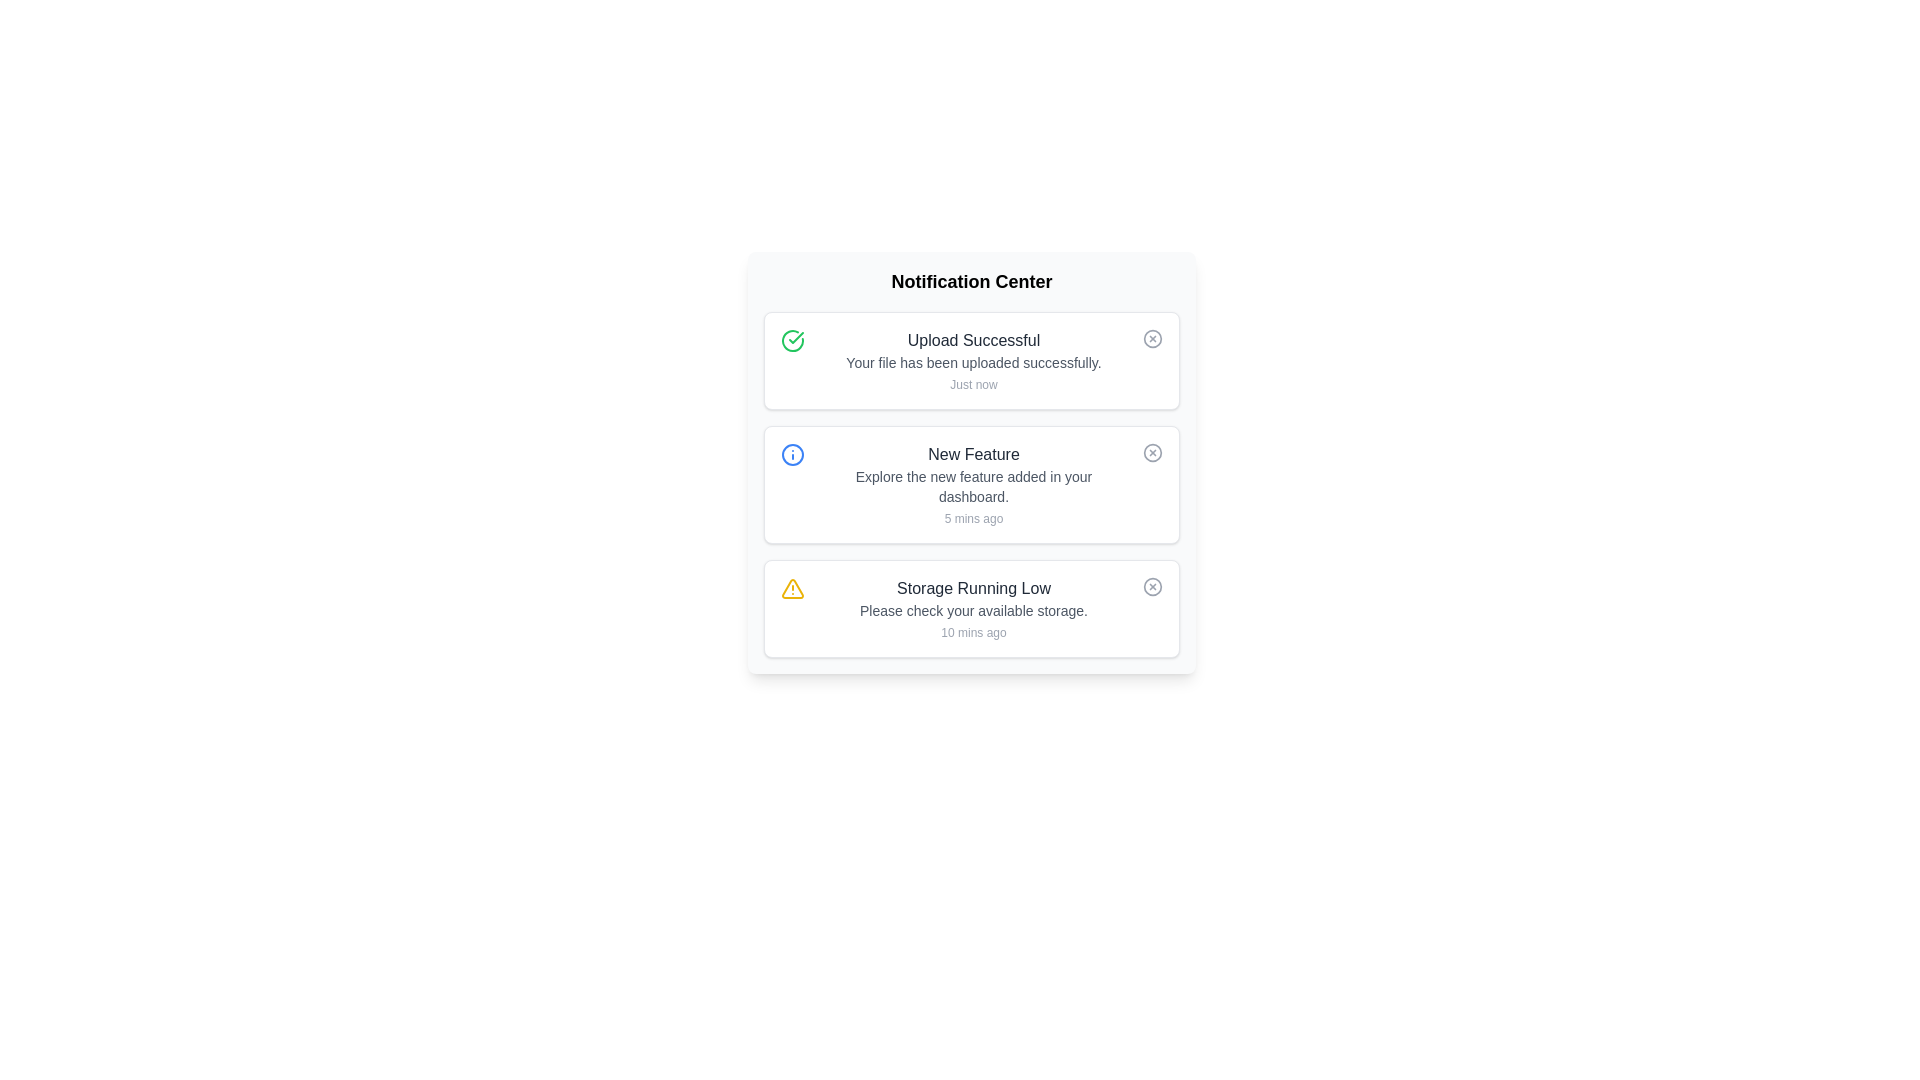 The height and width of the screenshot is (1080, 1920). I want to click on the 'Just now' text label located under the 'Upload Successful' notification in the Notification Center interface, so click(974, 385).